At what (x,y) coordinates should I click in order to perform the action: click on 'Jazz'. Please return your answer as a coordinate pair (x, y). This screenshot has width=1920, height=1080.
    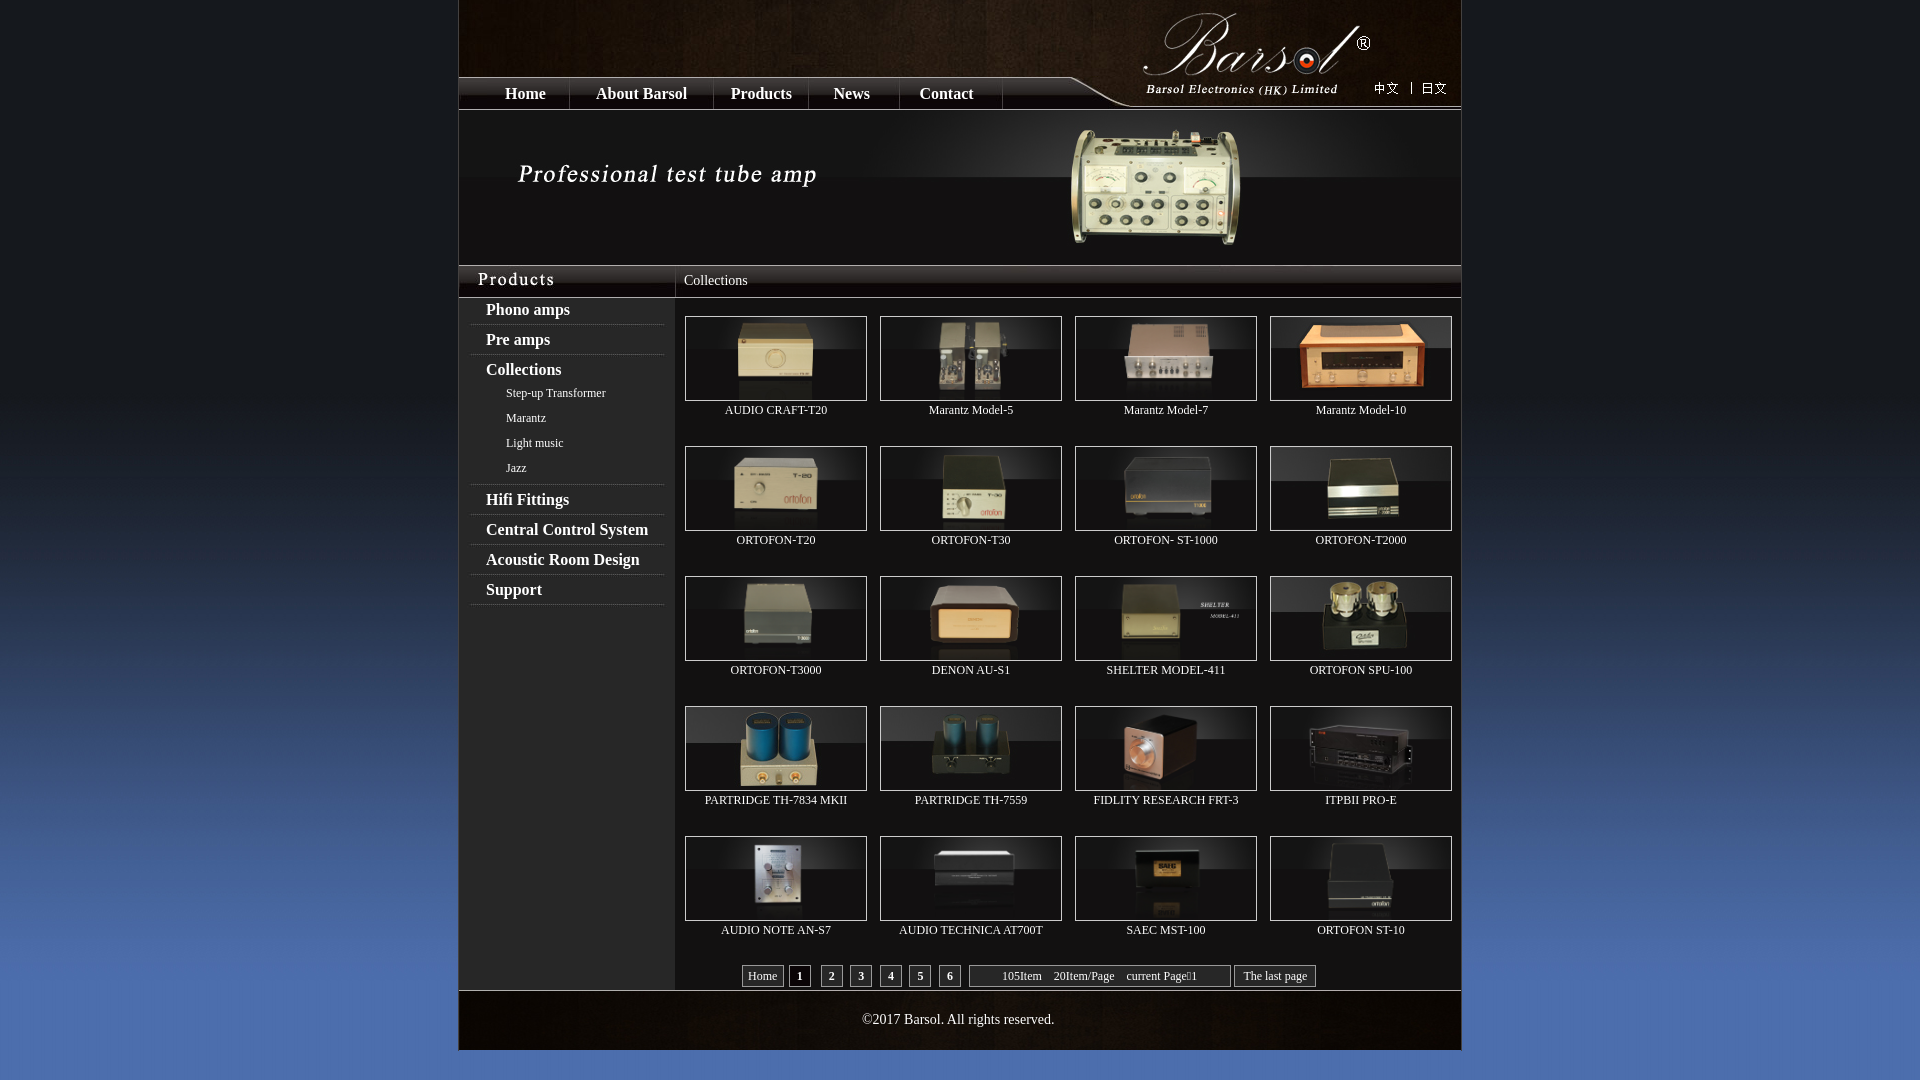
    Looking at the image, I should click on (458, 468).